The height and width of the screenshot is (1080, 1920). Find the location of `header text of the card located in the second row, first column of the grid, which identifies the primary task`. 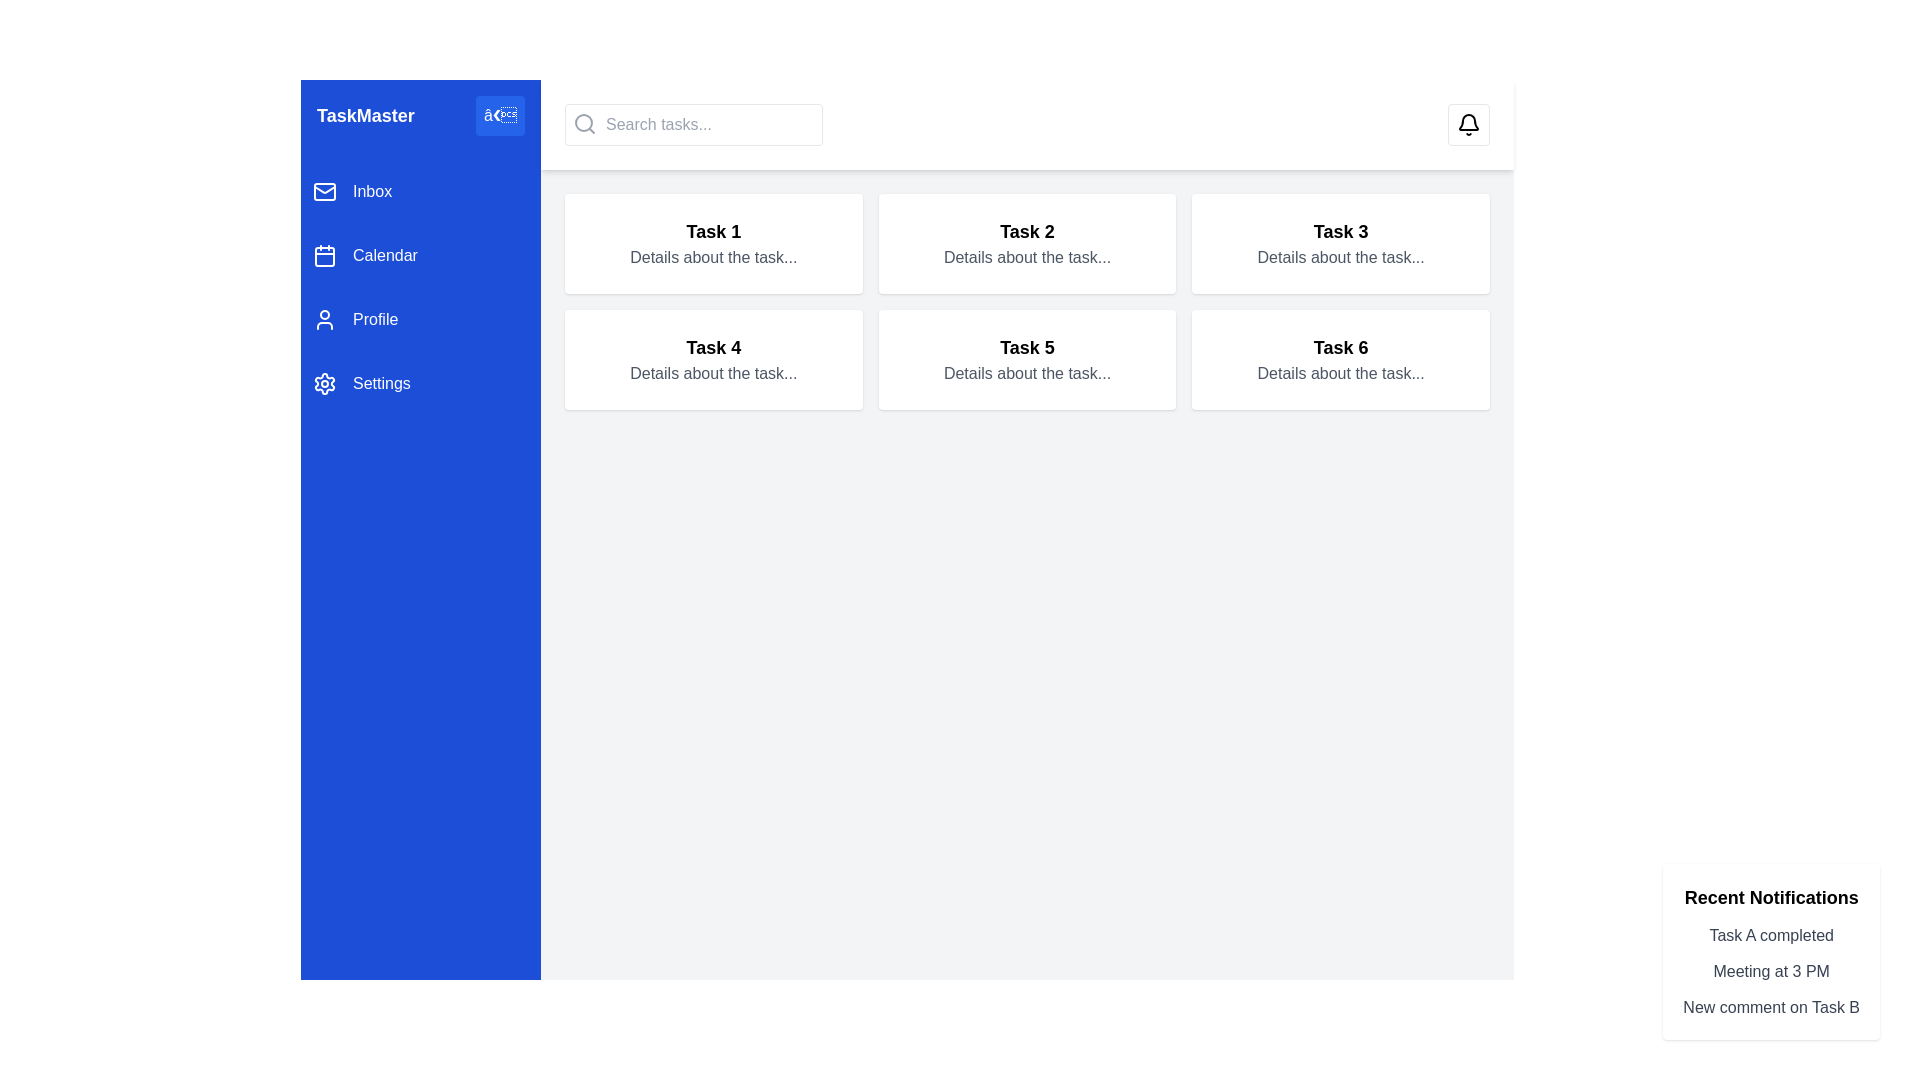

header text of the card located in the second row, first column of the grid, which identifies the primary task is located at coordinates (713, 346).